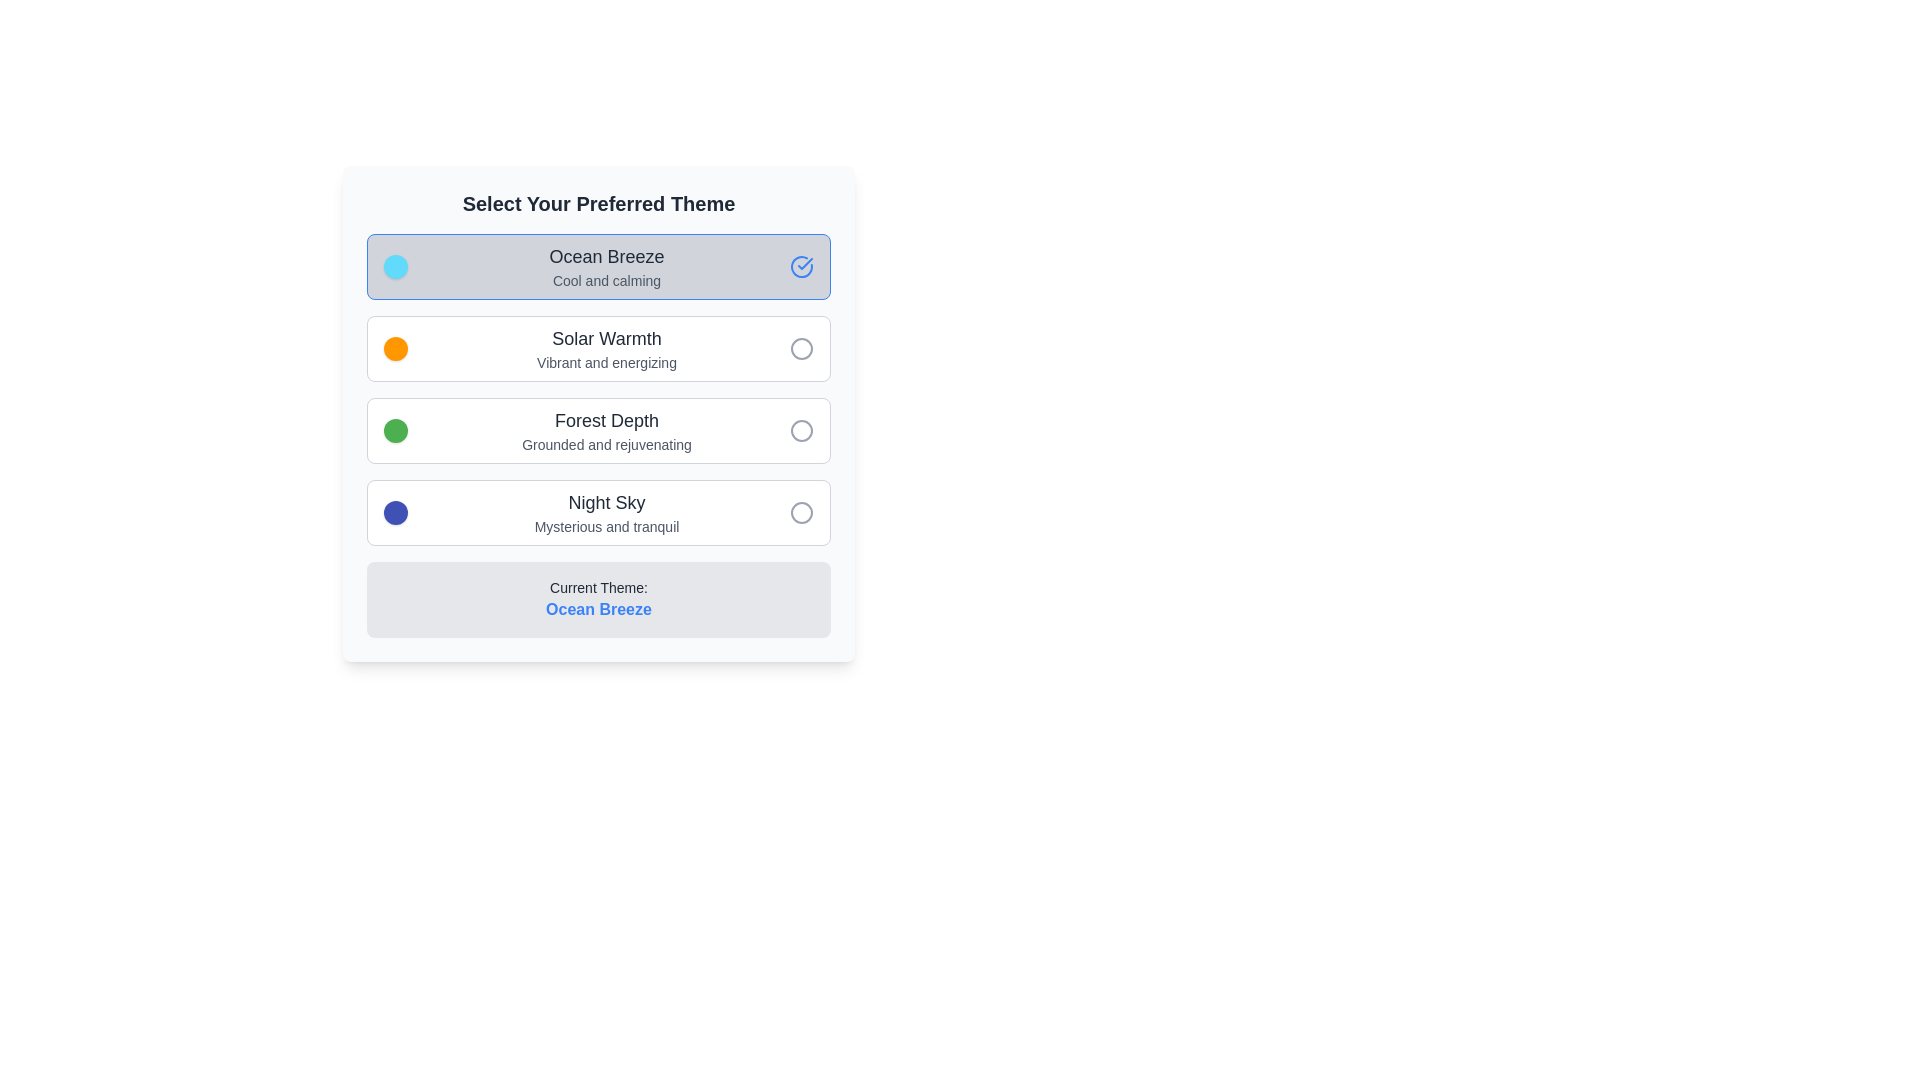 This screenshot has height=1080, width=1920. Describe the element at coordinates (801, 512) in the screenshot. I see `the filled circular radio button indicator for the 'Night Sky' theme option` at that location.